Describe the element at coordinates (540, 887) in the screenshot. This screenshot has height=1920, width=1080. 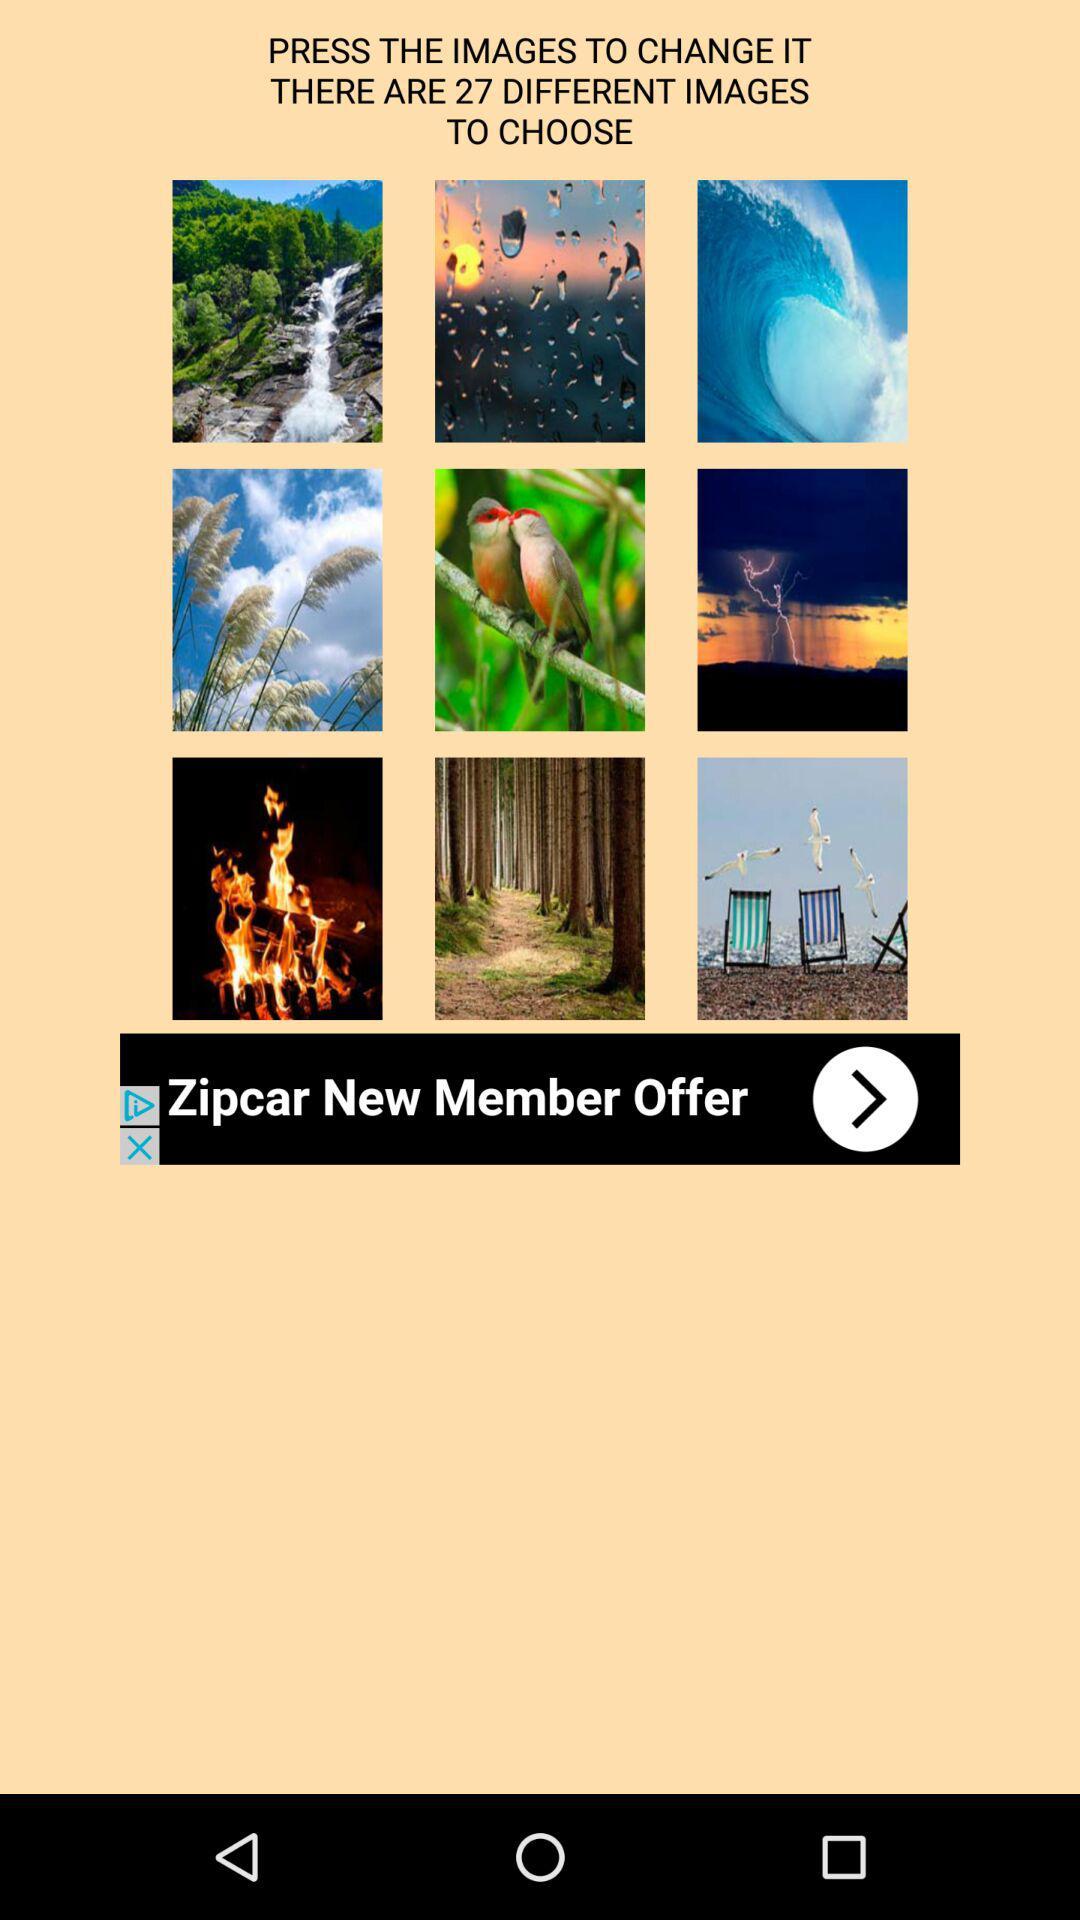
I see `choose the image` at that location.